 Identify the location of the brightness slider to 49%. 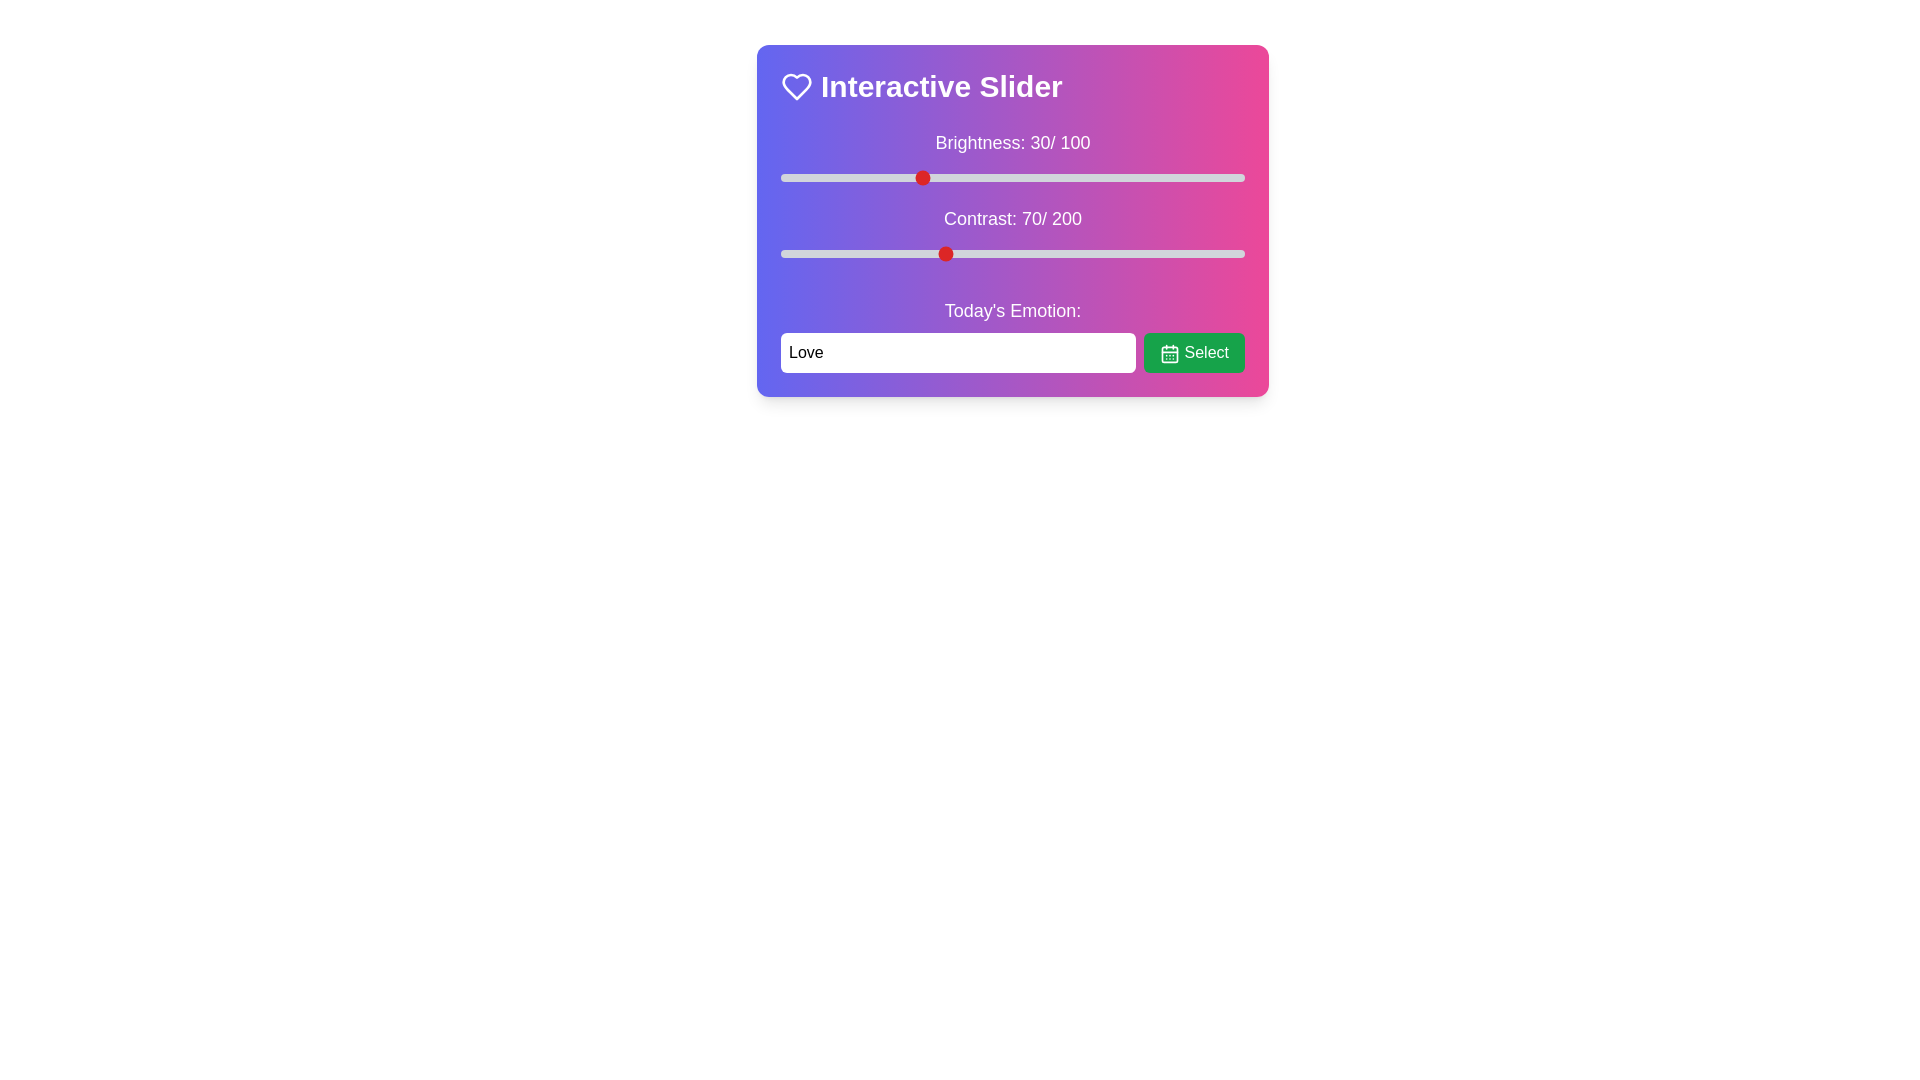
(1008, 176).